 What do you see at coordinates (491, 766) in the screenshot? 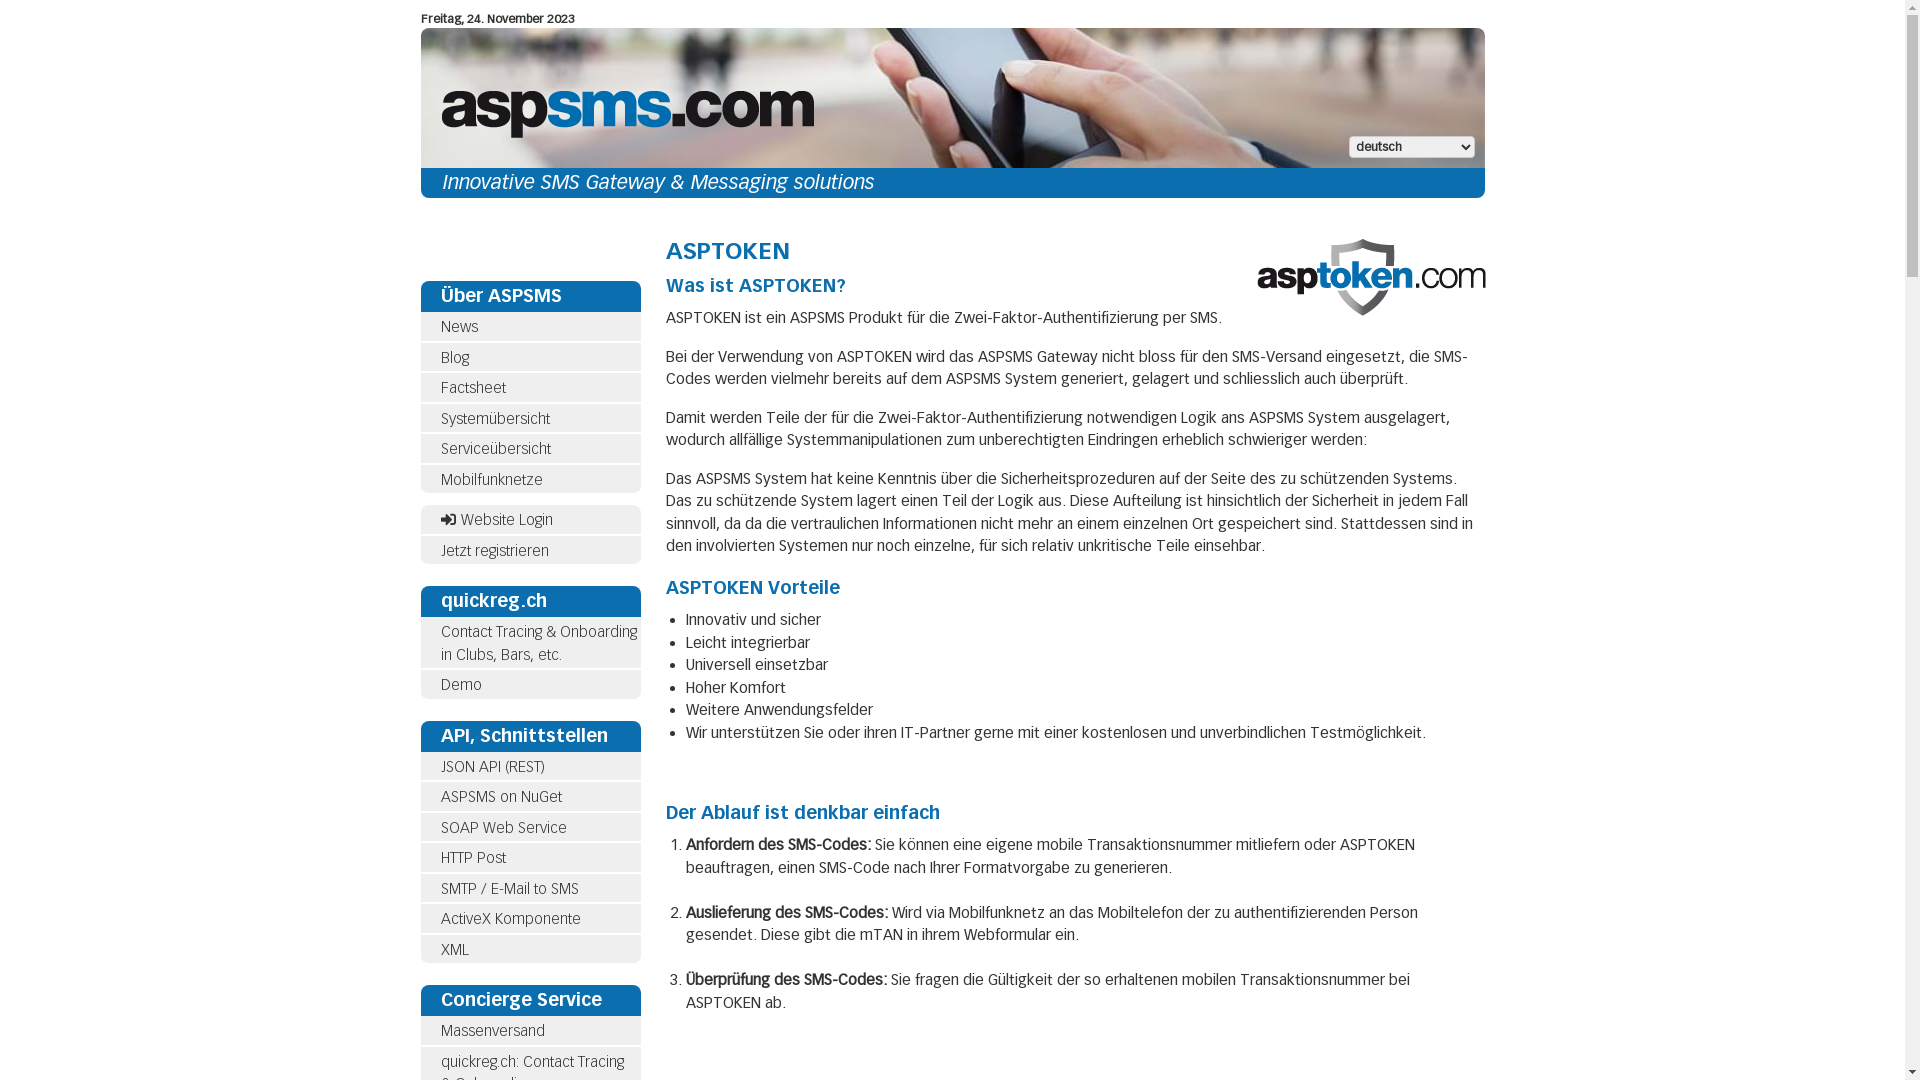
I see `'JSON API (REST)'` at bounding box center [491, 766].